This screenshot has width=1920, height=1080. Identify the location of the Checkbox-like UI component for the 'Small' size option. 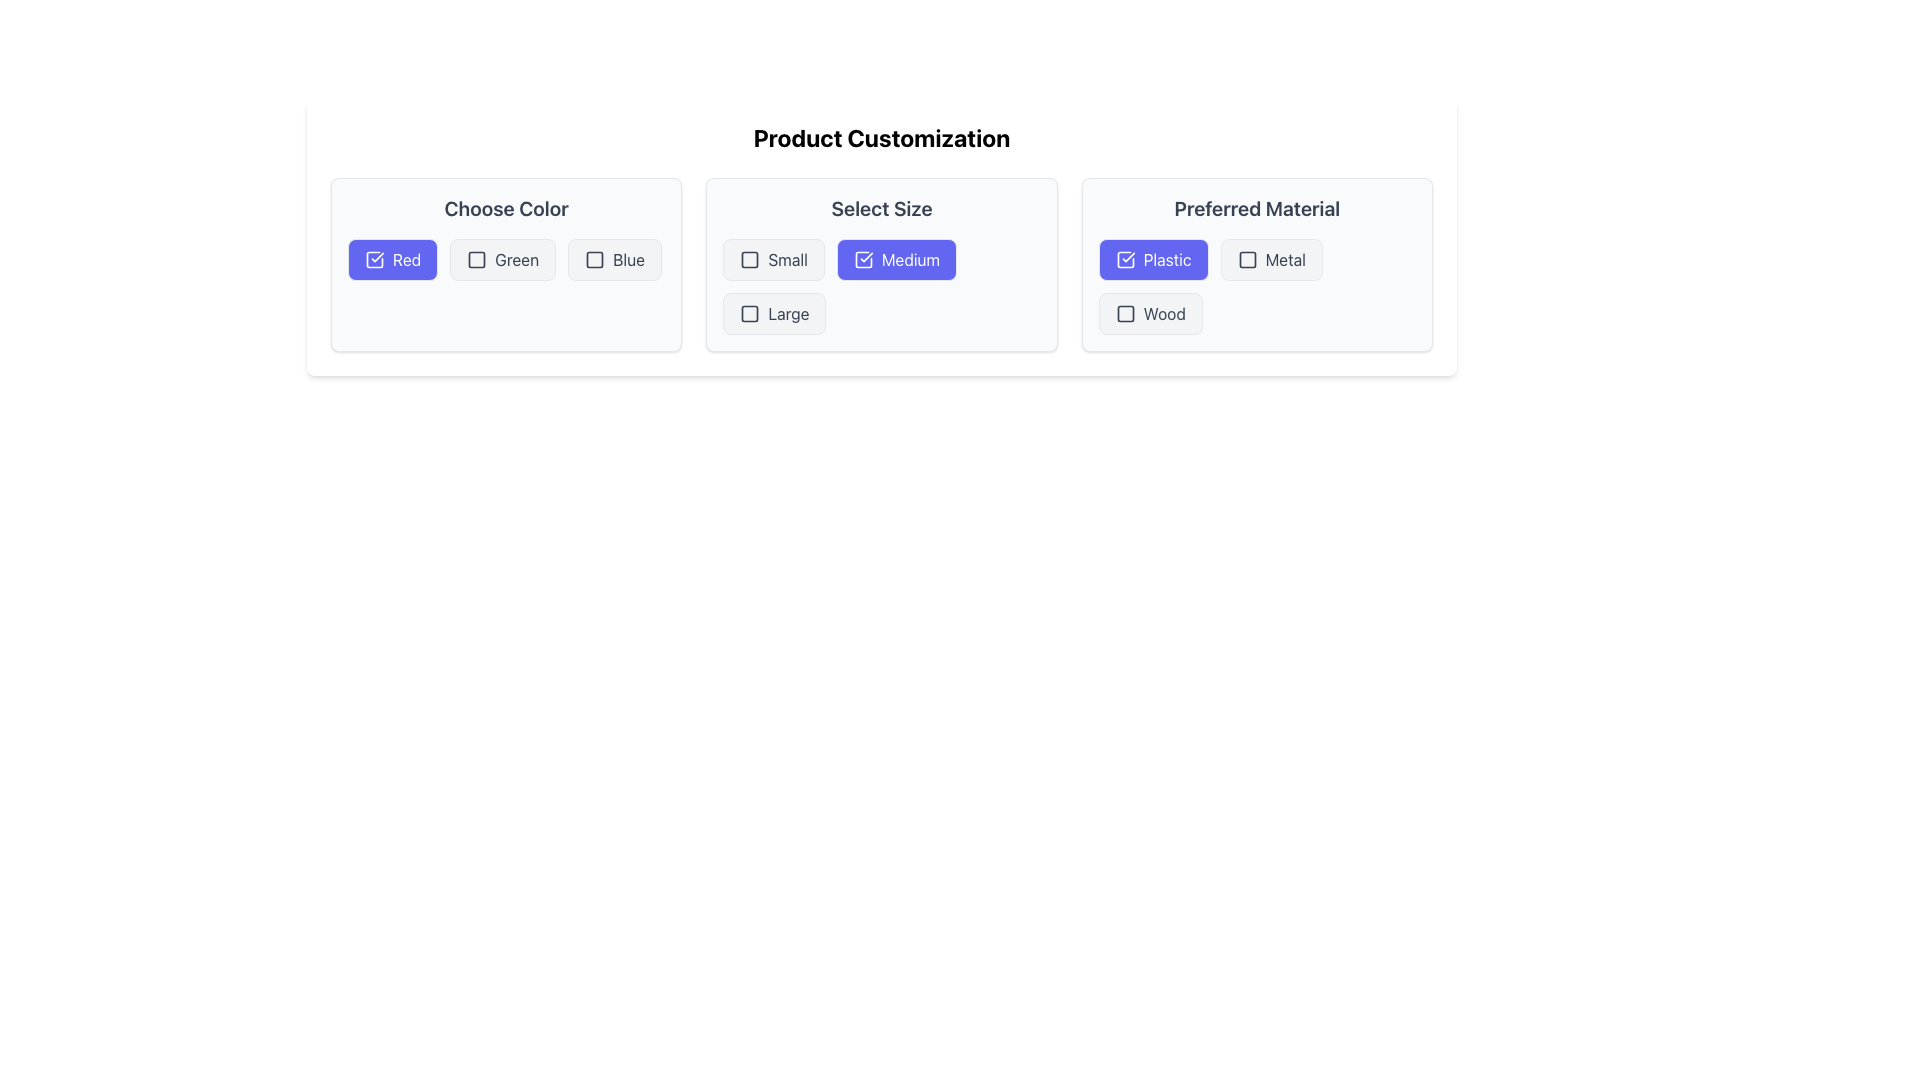
(749, 258).